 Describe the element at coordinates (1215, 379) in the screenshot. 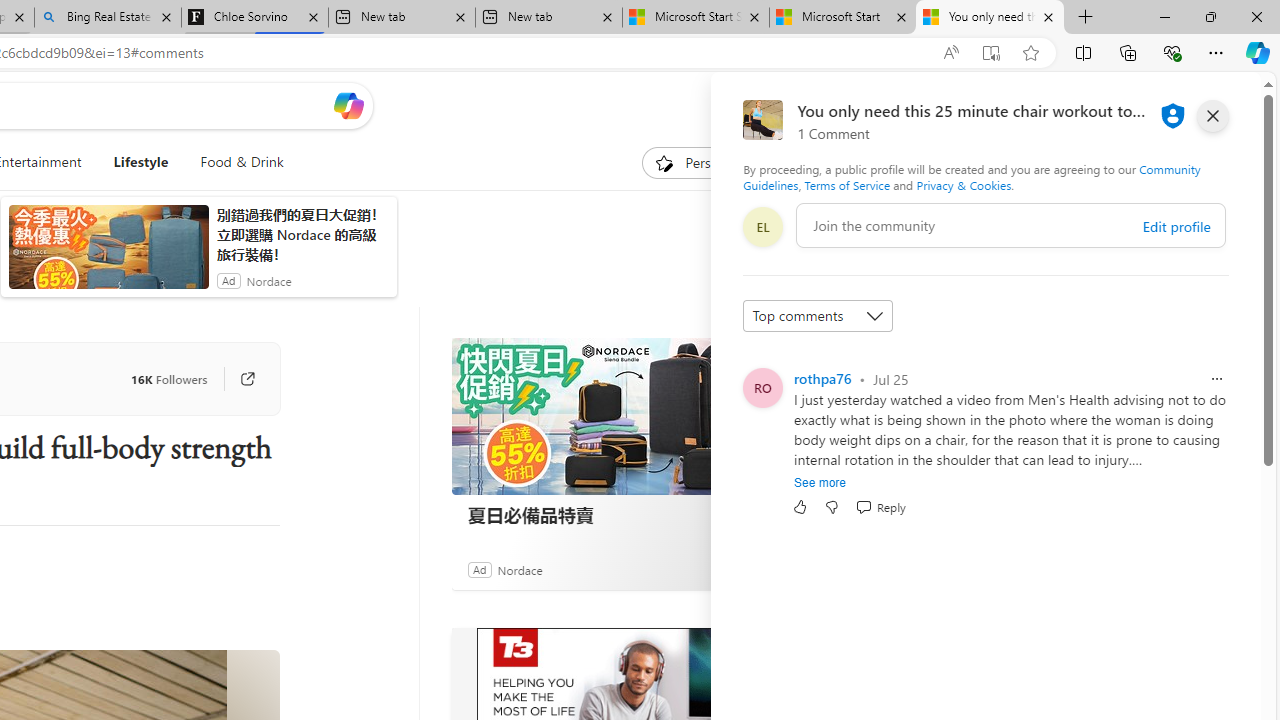

I see `'Report comment'` at that location.